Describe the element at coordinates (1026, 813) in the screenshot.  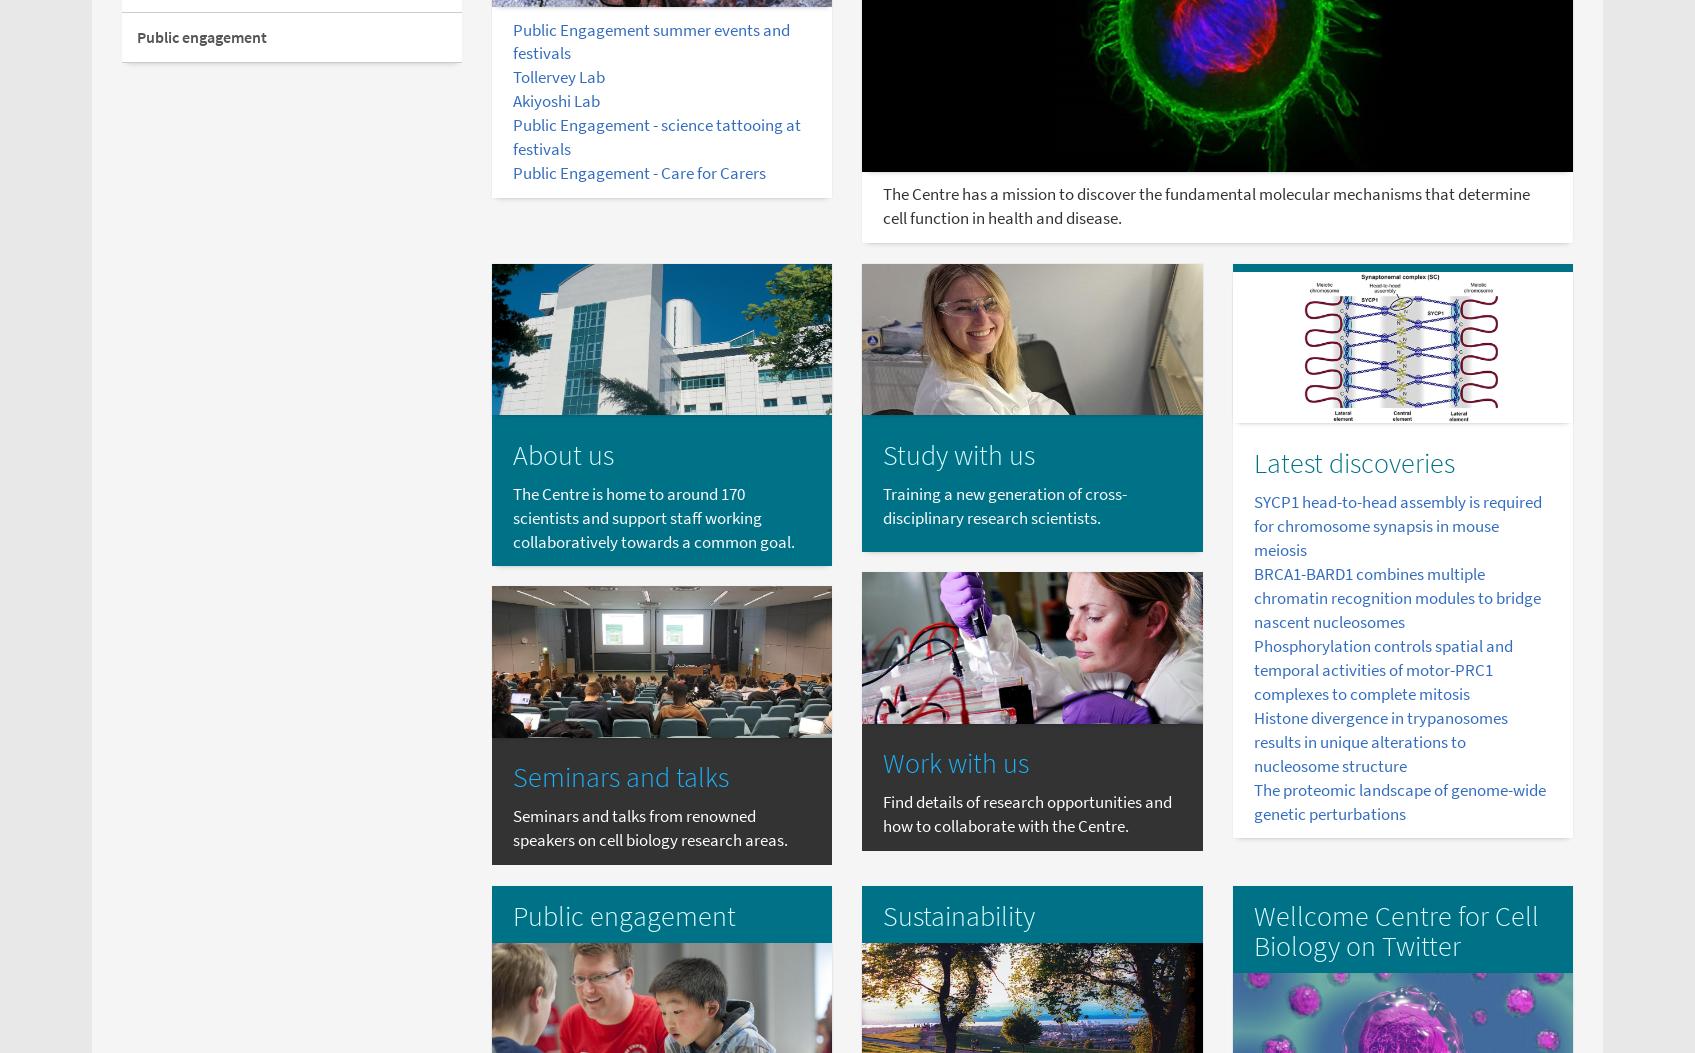
I see `'Find details of research opportunities and how to collaborate with the Centre.'` at that location.